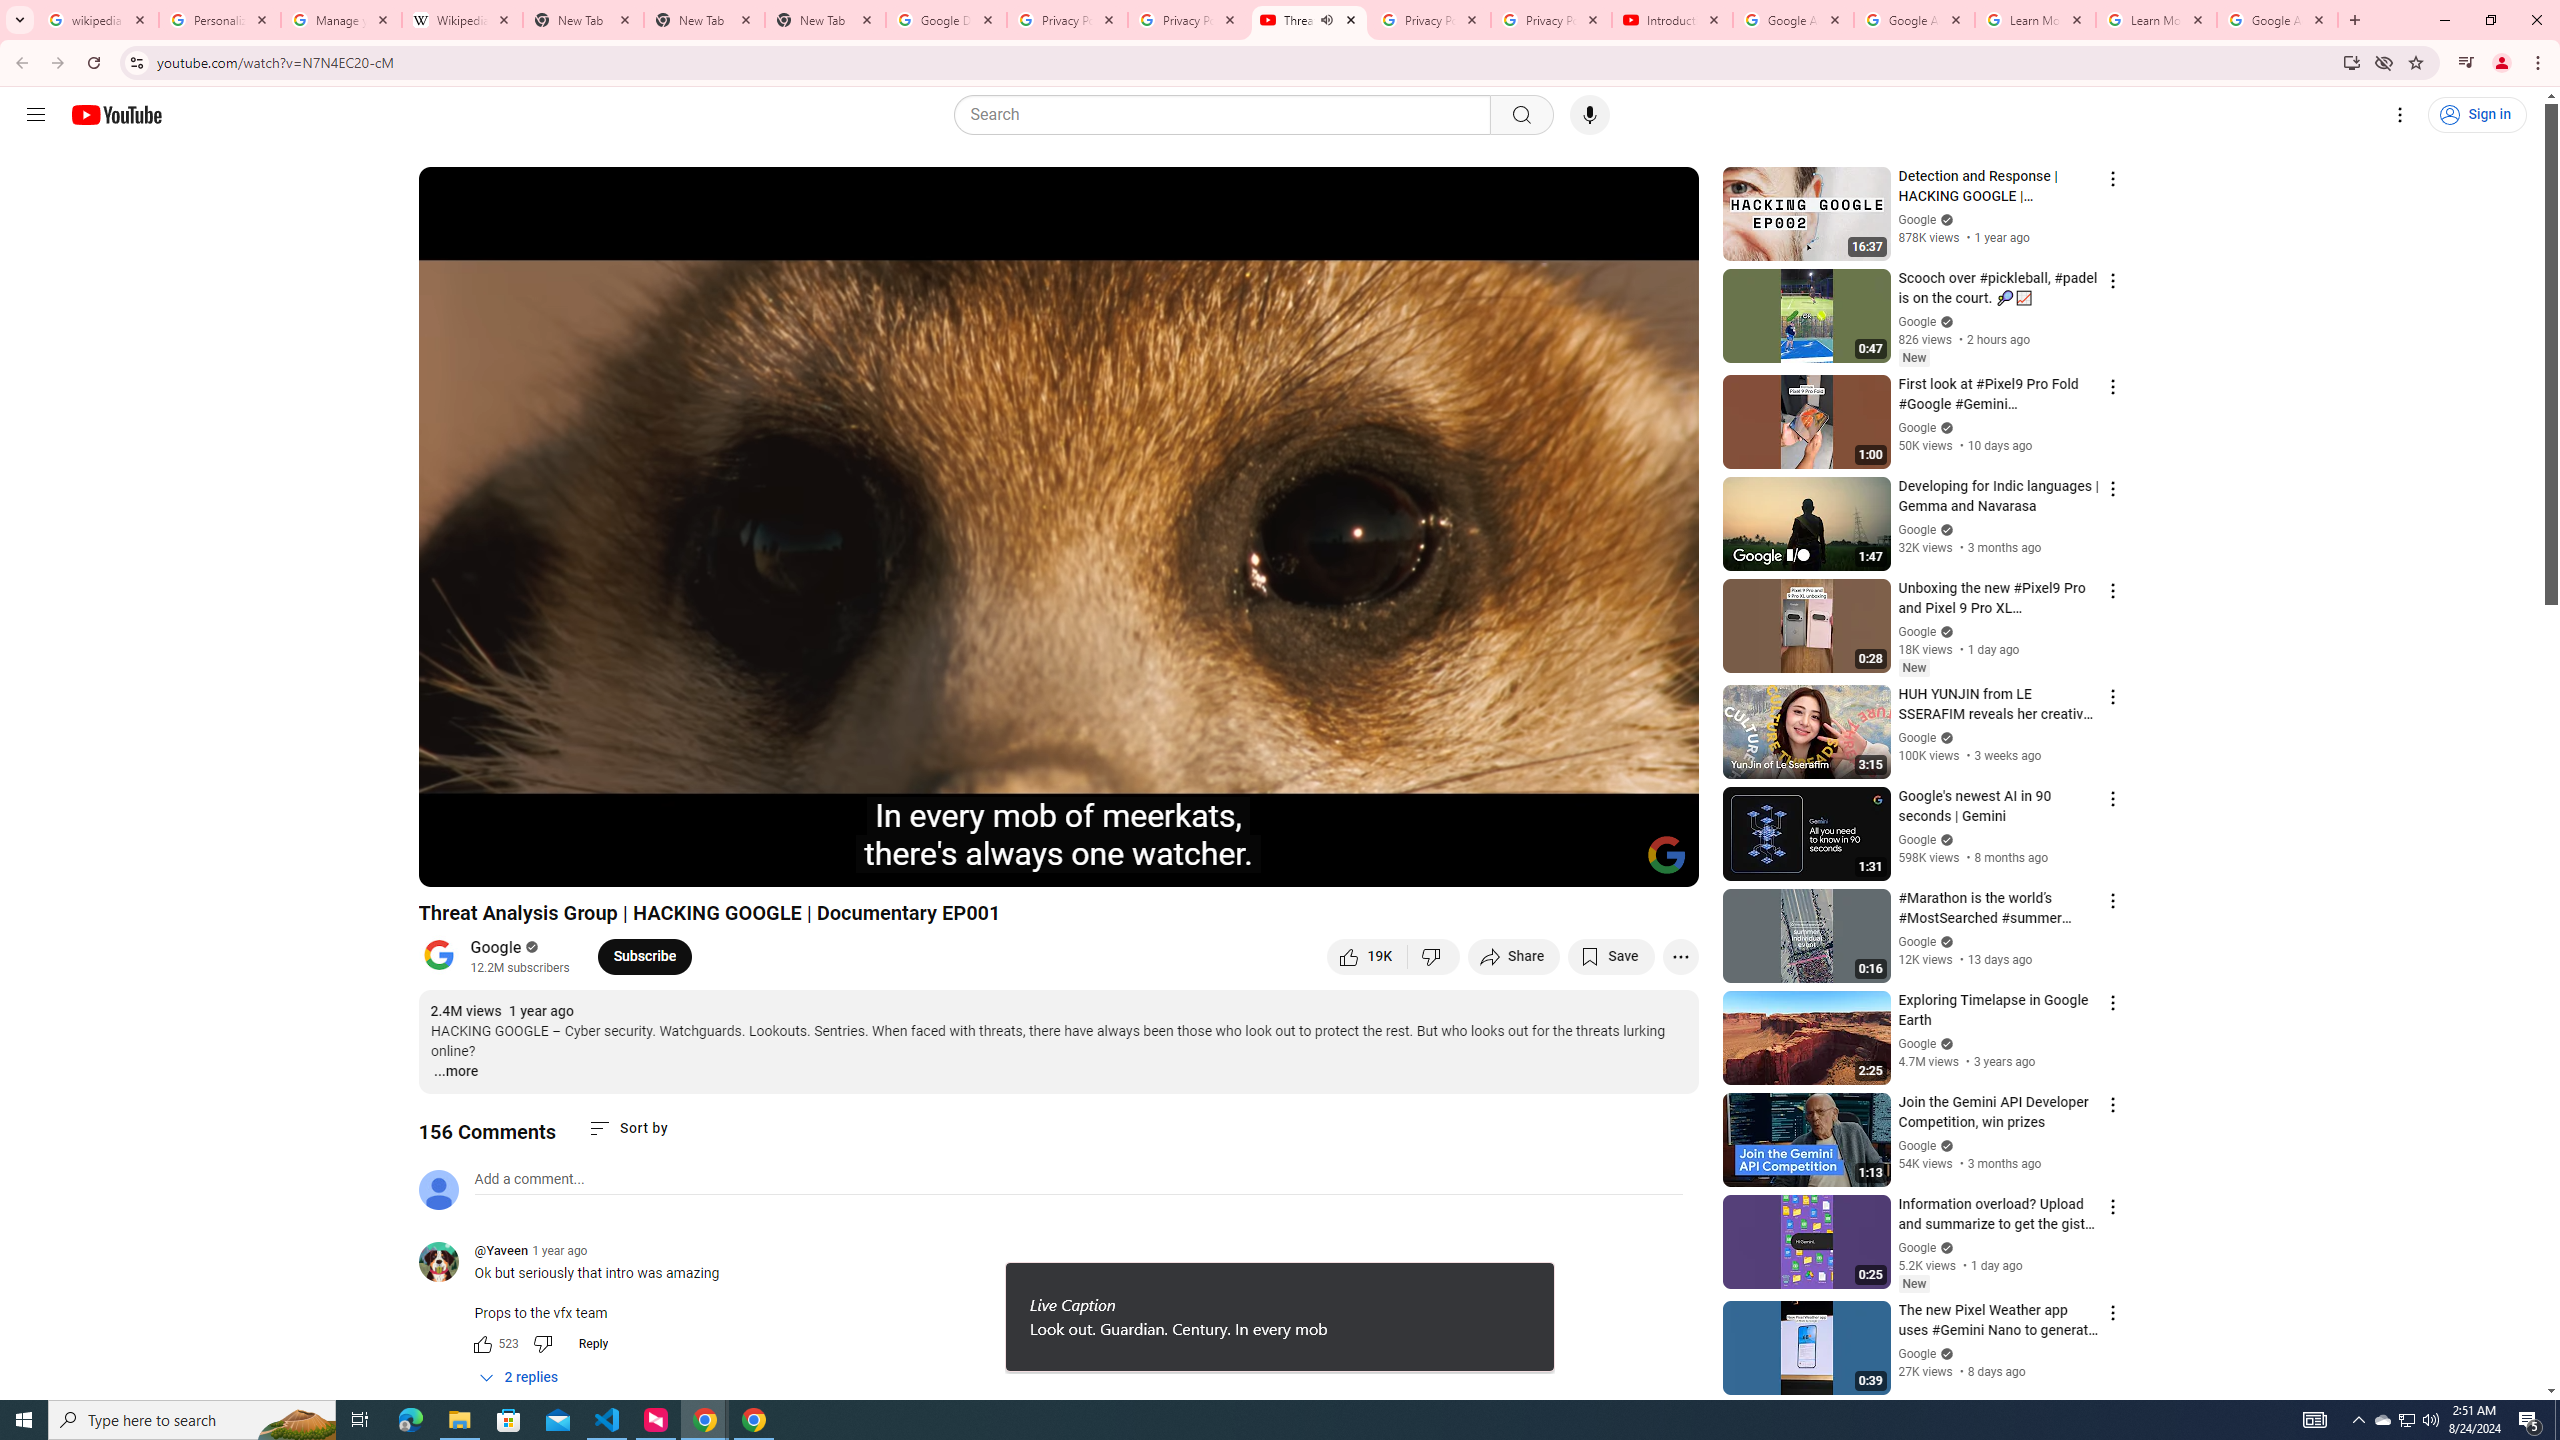 This screenshot has height=1440, width=2560. What do you see at coordinates (549, 862) in the screenshot?
I see `'Mute (m)'` at bounding box center [549, 862].